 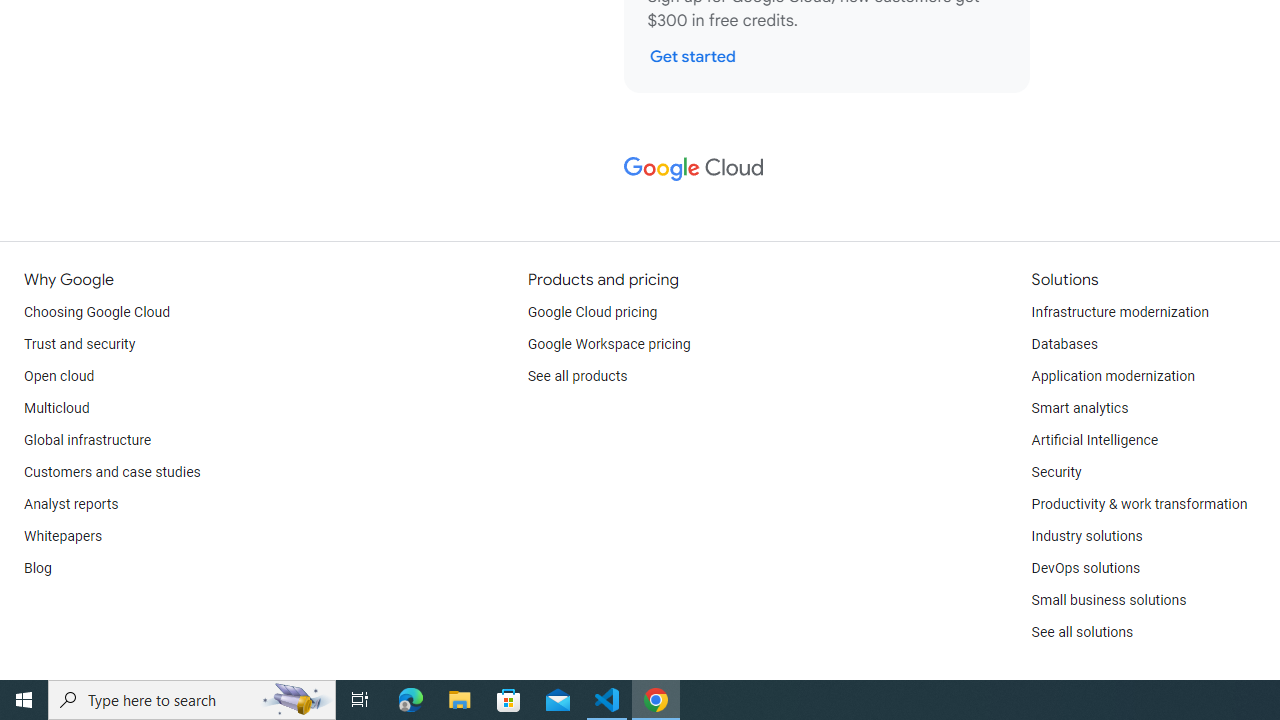 What do you see at coordinates (56, 407) in the screenshot?
I see `'Multicloud'` at bounding box center [56, 407].